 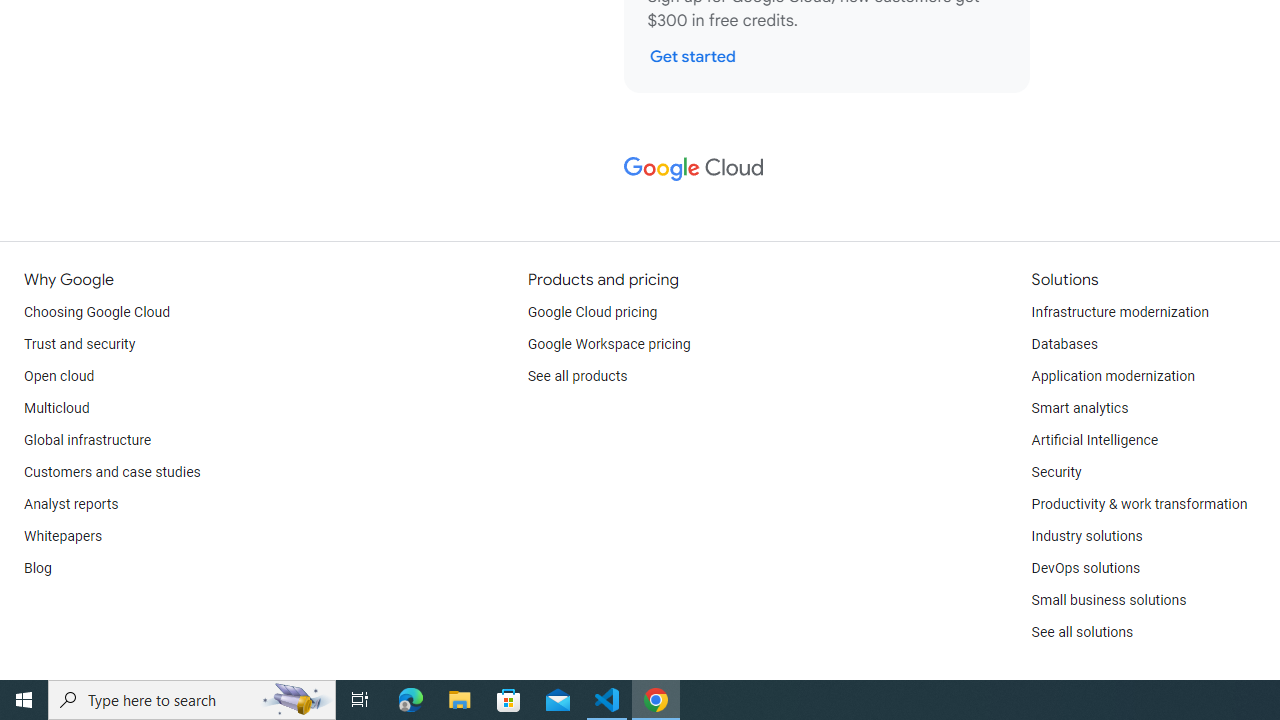 What do you see at coordinates (56, 407) in the screenshot?
I see `'Multicloud'` at bounding box center [56, 407].